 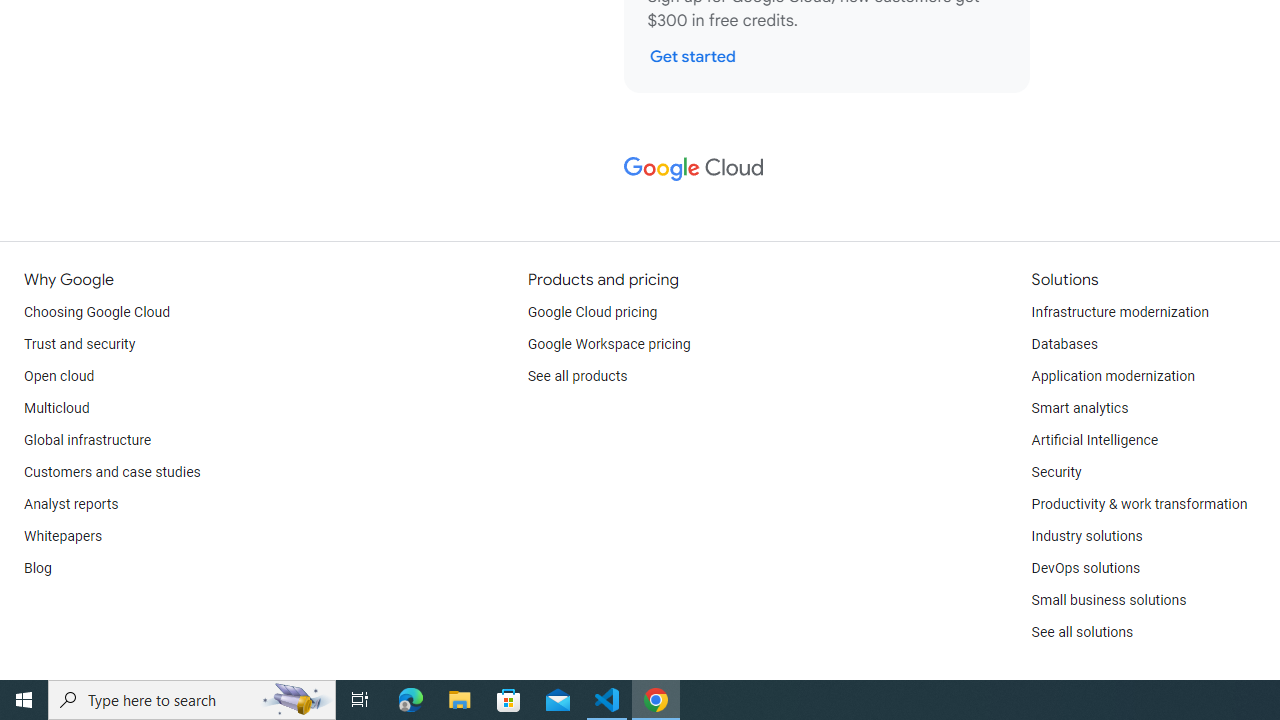 What do you see at coordinates (56, 407) in the screenshot?
I see `'Multicloud'` at bounding box center [56, 407].